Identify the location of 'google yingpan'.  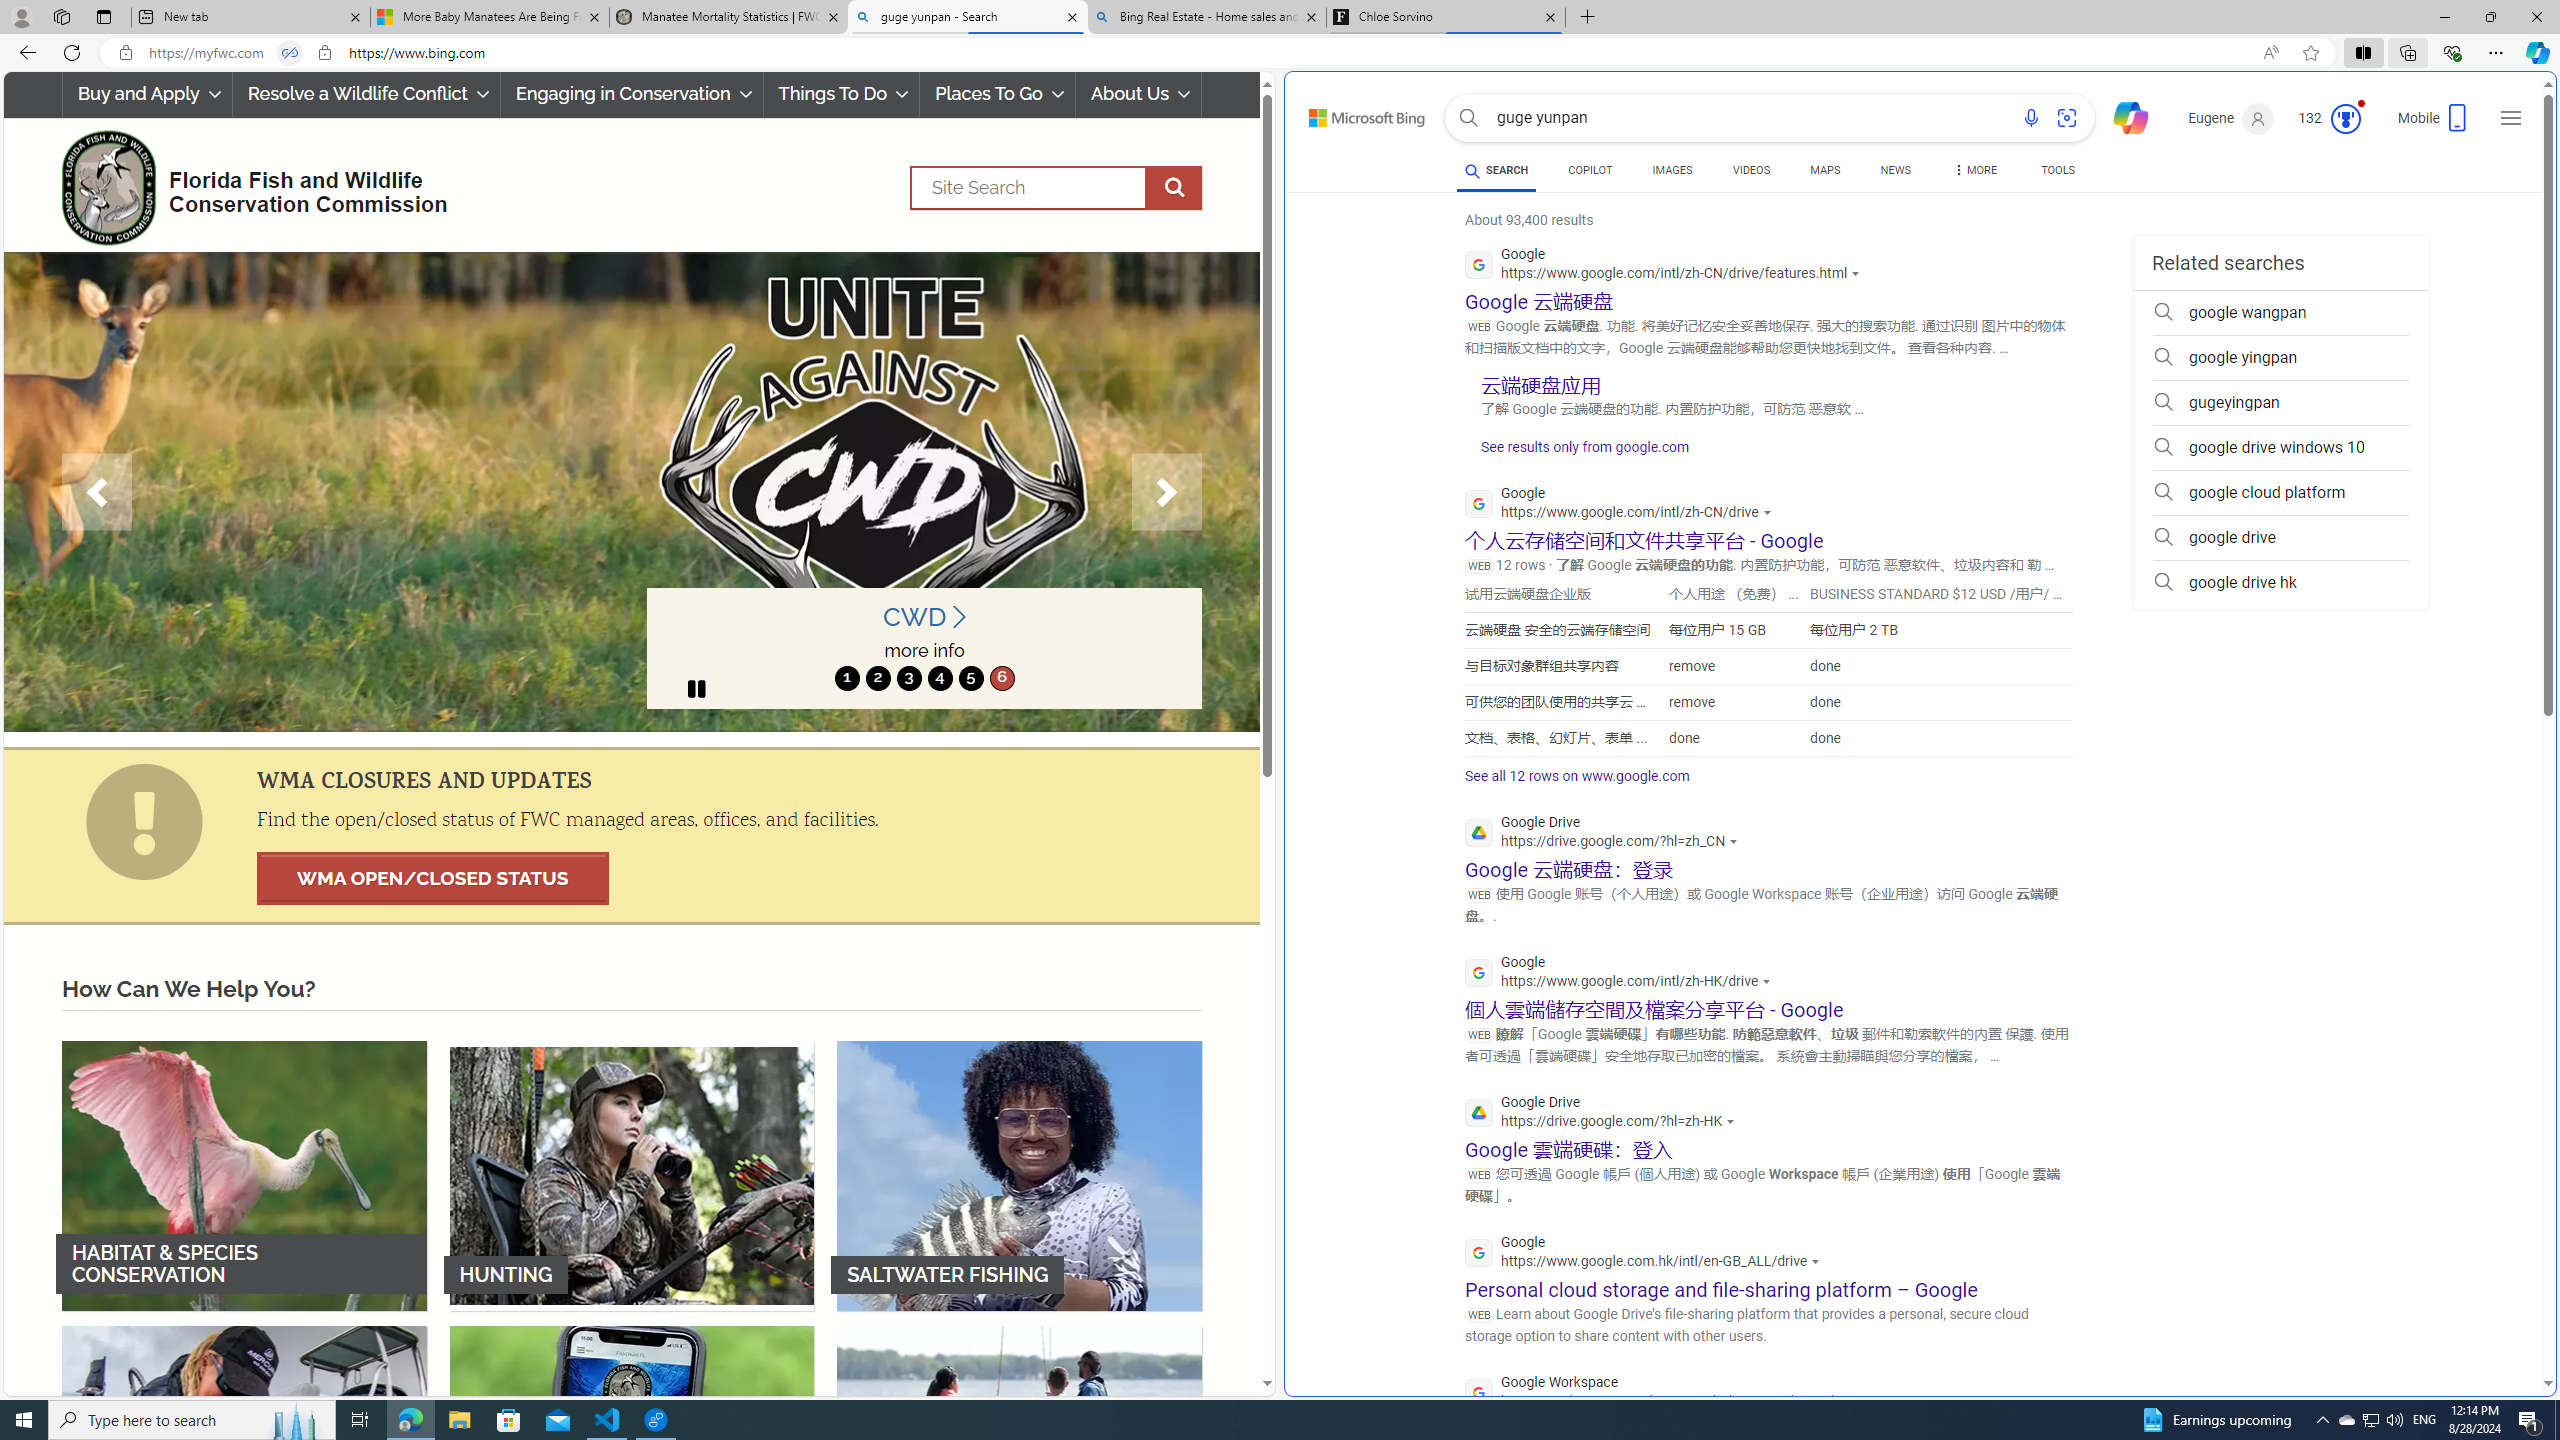
(2279, 356).